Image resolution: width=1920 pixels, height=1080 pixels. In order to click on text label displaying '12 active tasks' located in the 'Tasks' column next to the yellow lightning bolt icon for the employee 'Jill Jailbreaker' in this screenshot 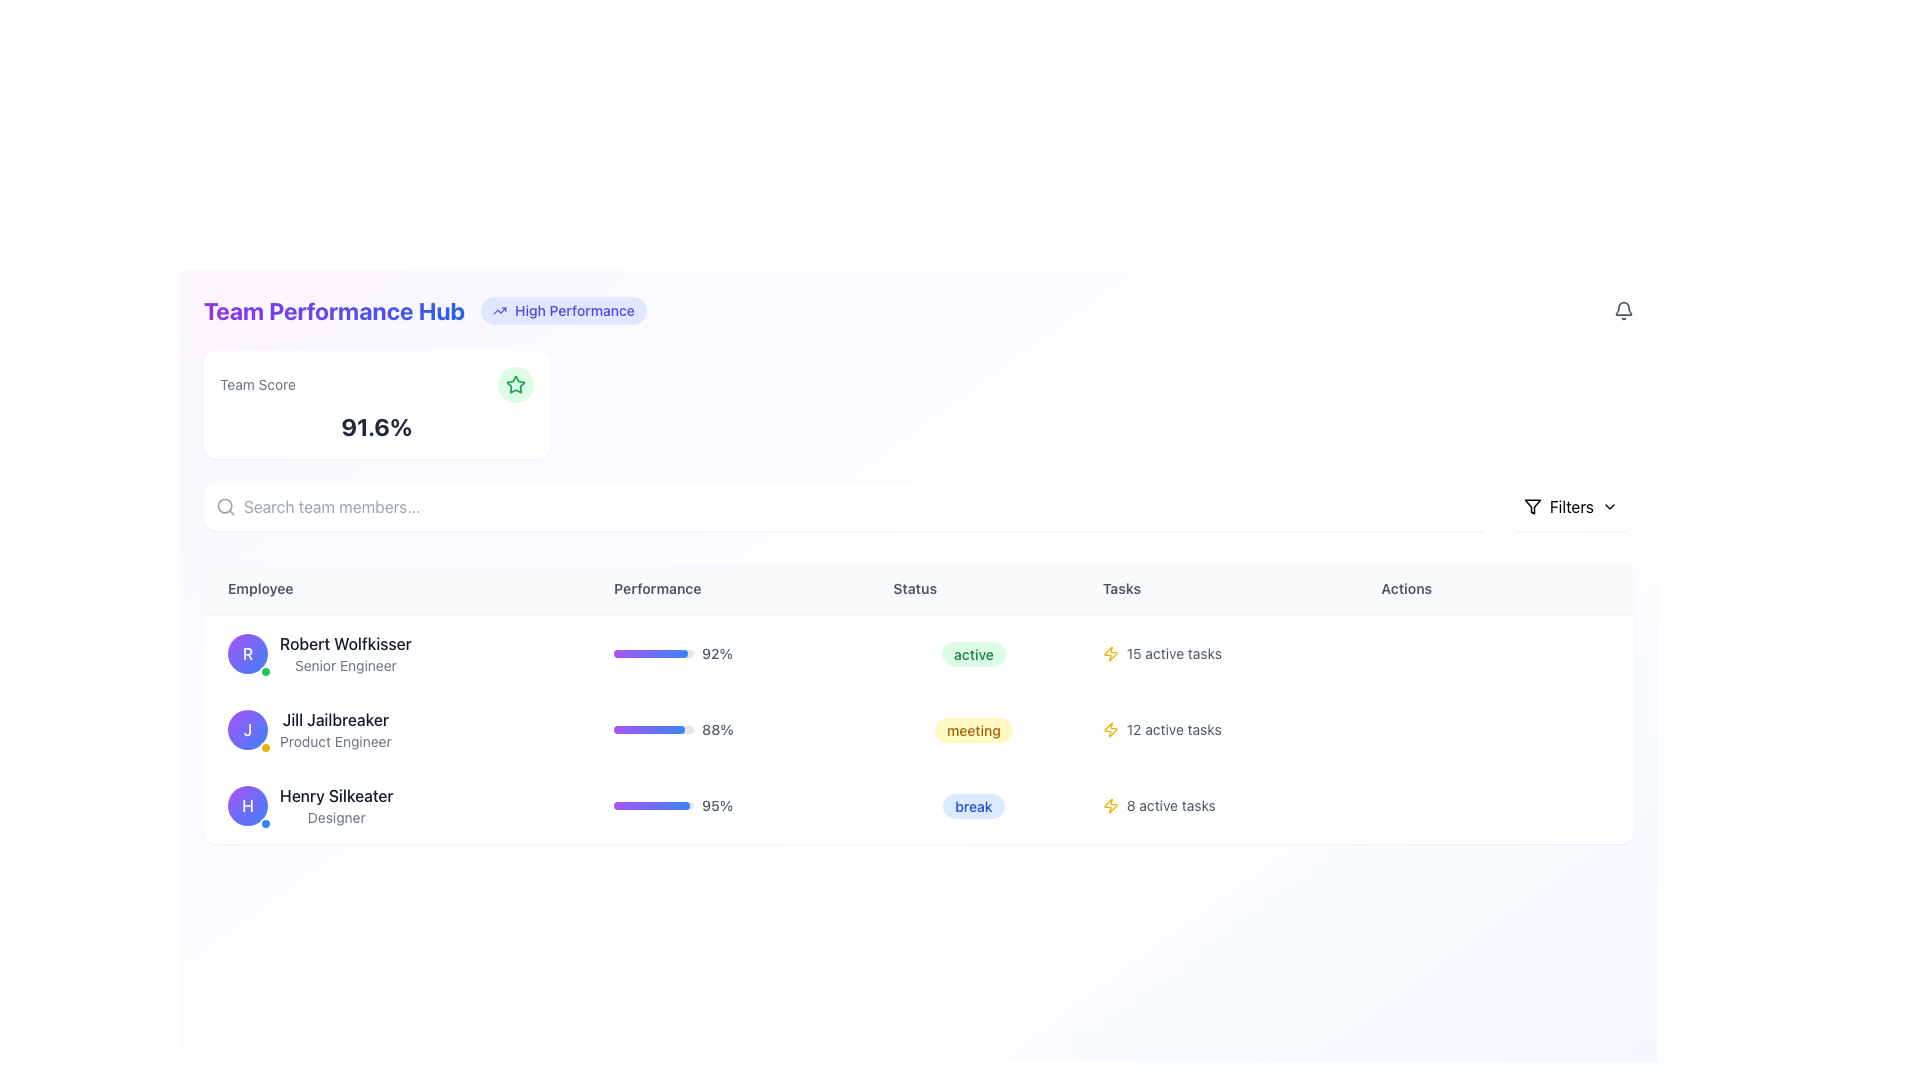, I will do `click(1174, 729)`.